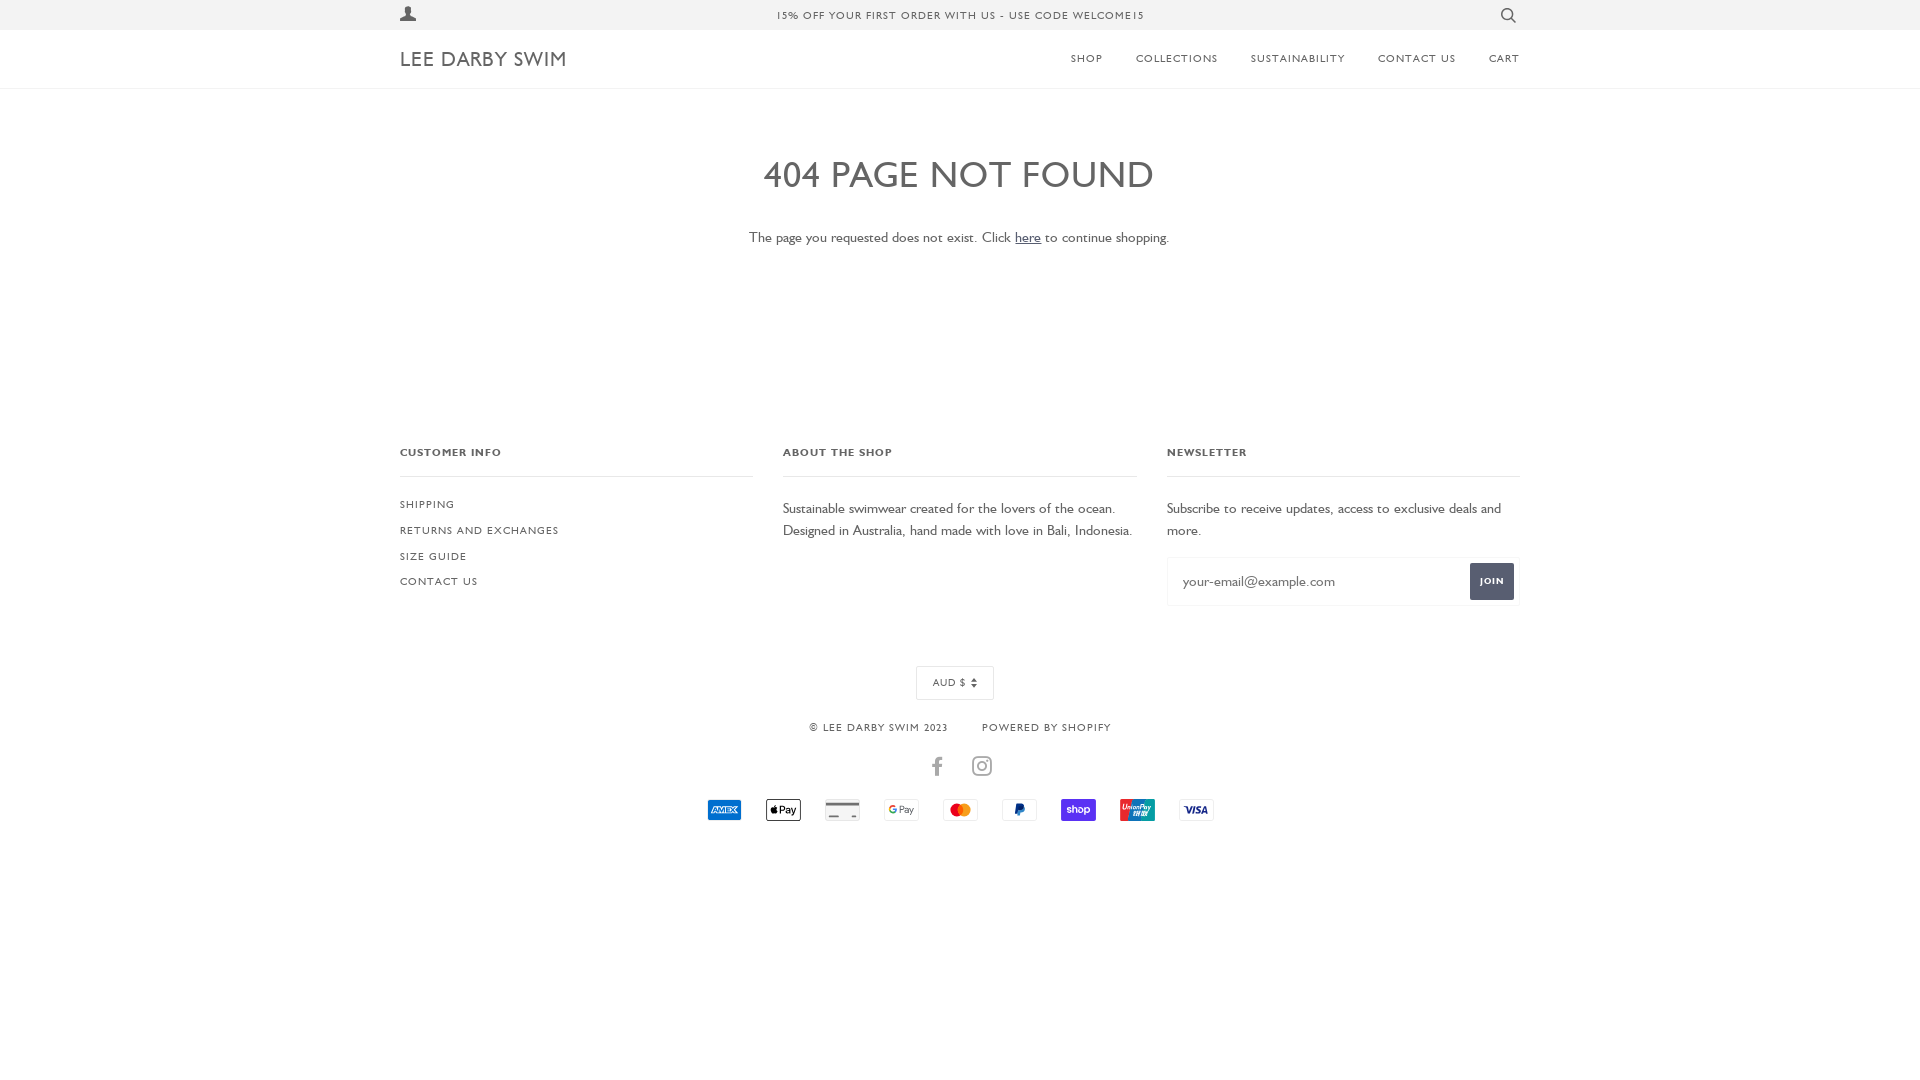  What do you see at coordinates (437, 581) in the screenshot?
I see `'CONTACT US'` at bounding box center [437, 581].